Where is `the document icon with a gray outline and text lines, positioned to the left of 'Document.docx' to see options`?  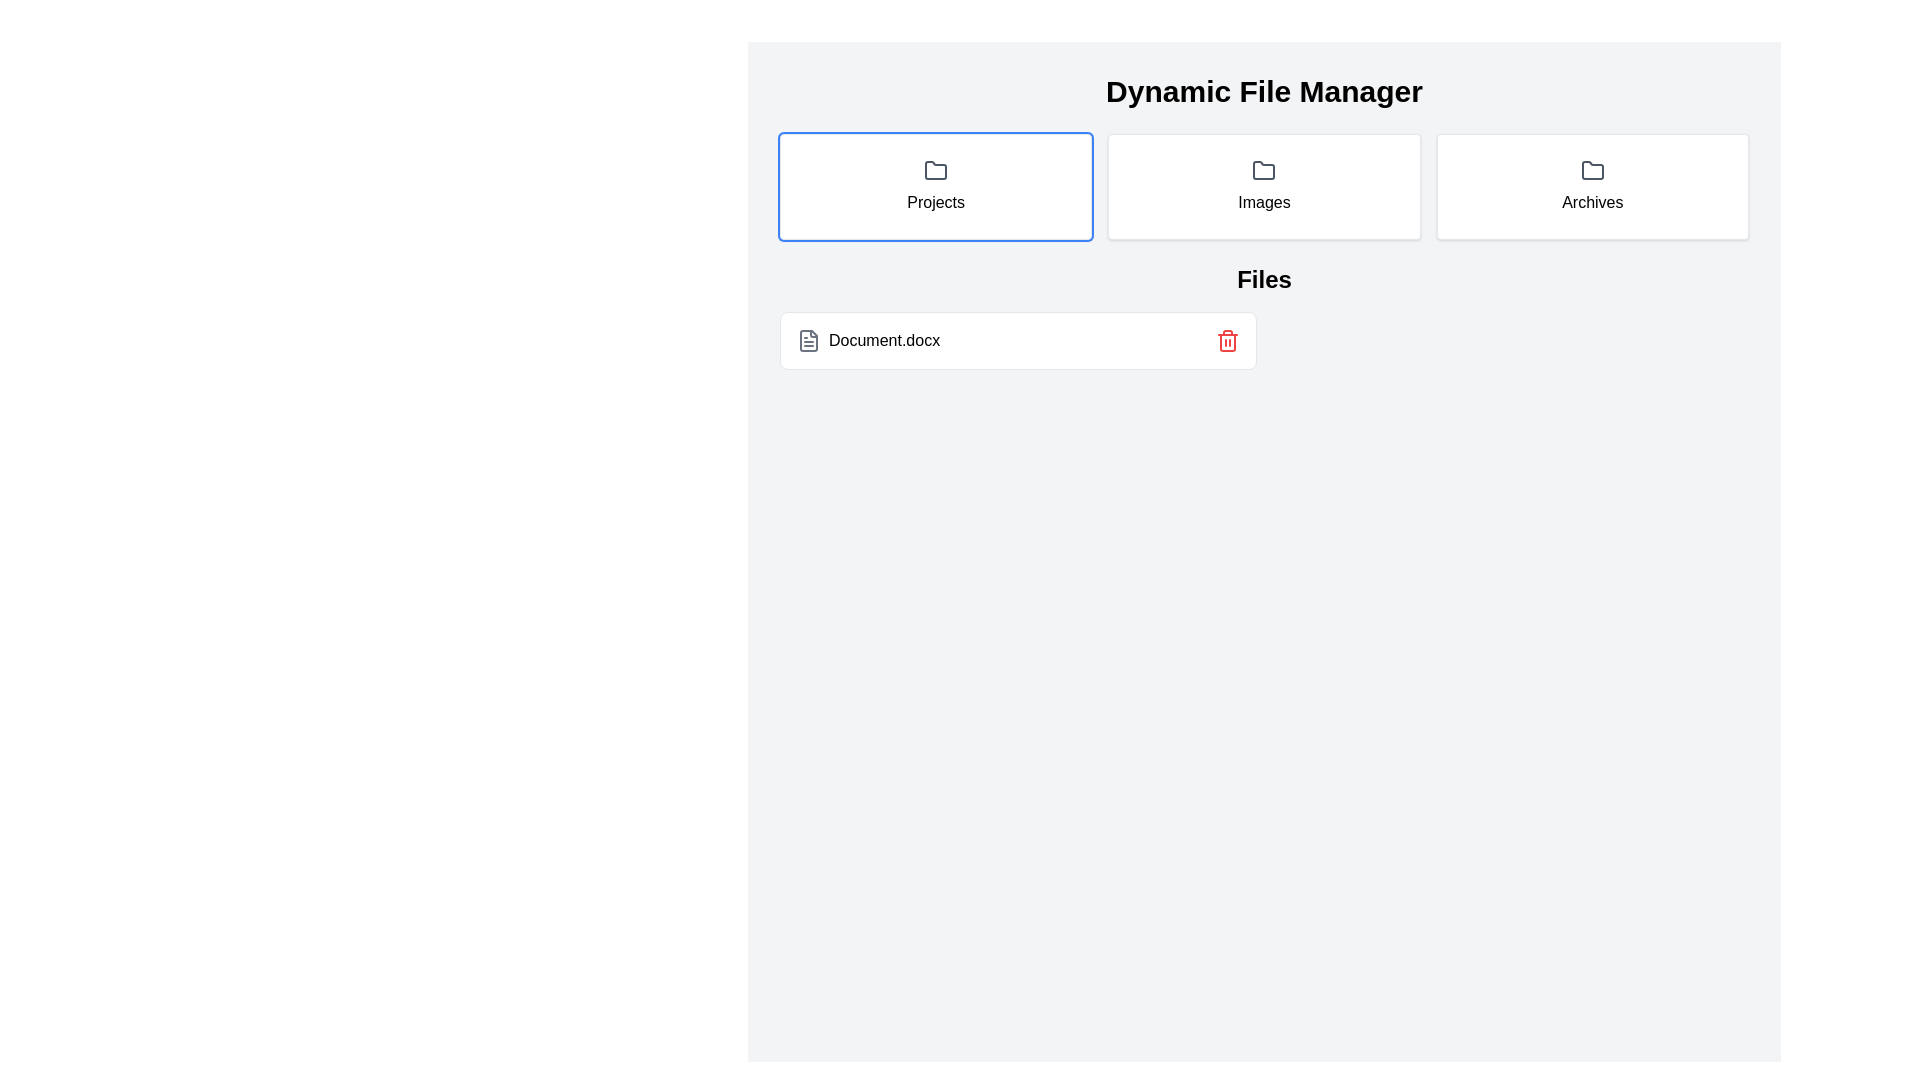
the document icon with a gray outline and text lines, positioned to the left of 'Document.docx' to see options is located at coordinates (809, 339).